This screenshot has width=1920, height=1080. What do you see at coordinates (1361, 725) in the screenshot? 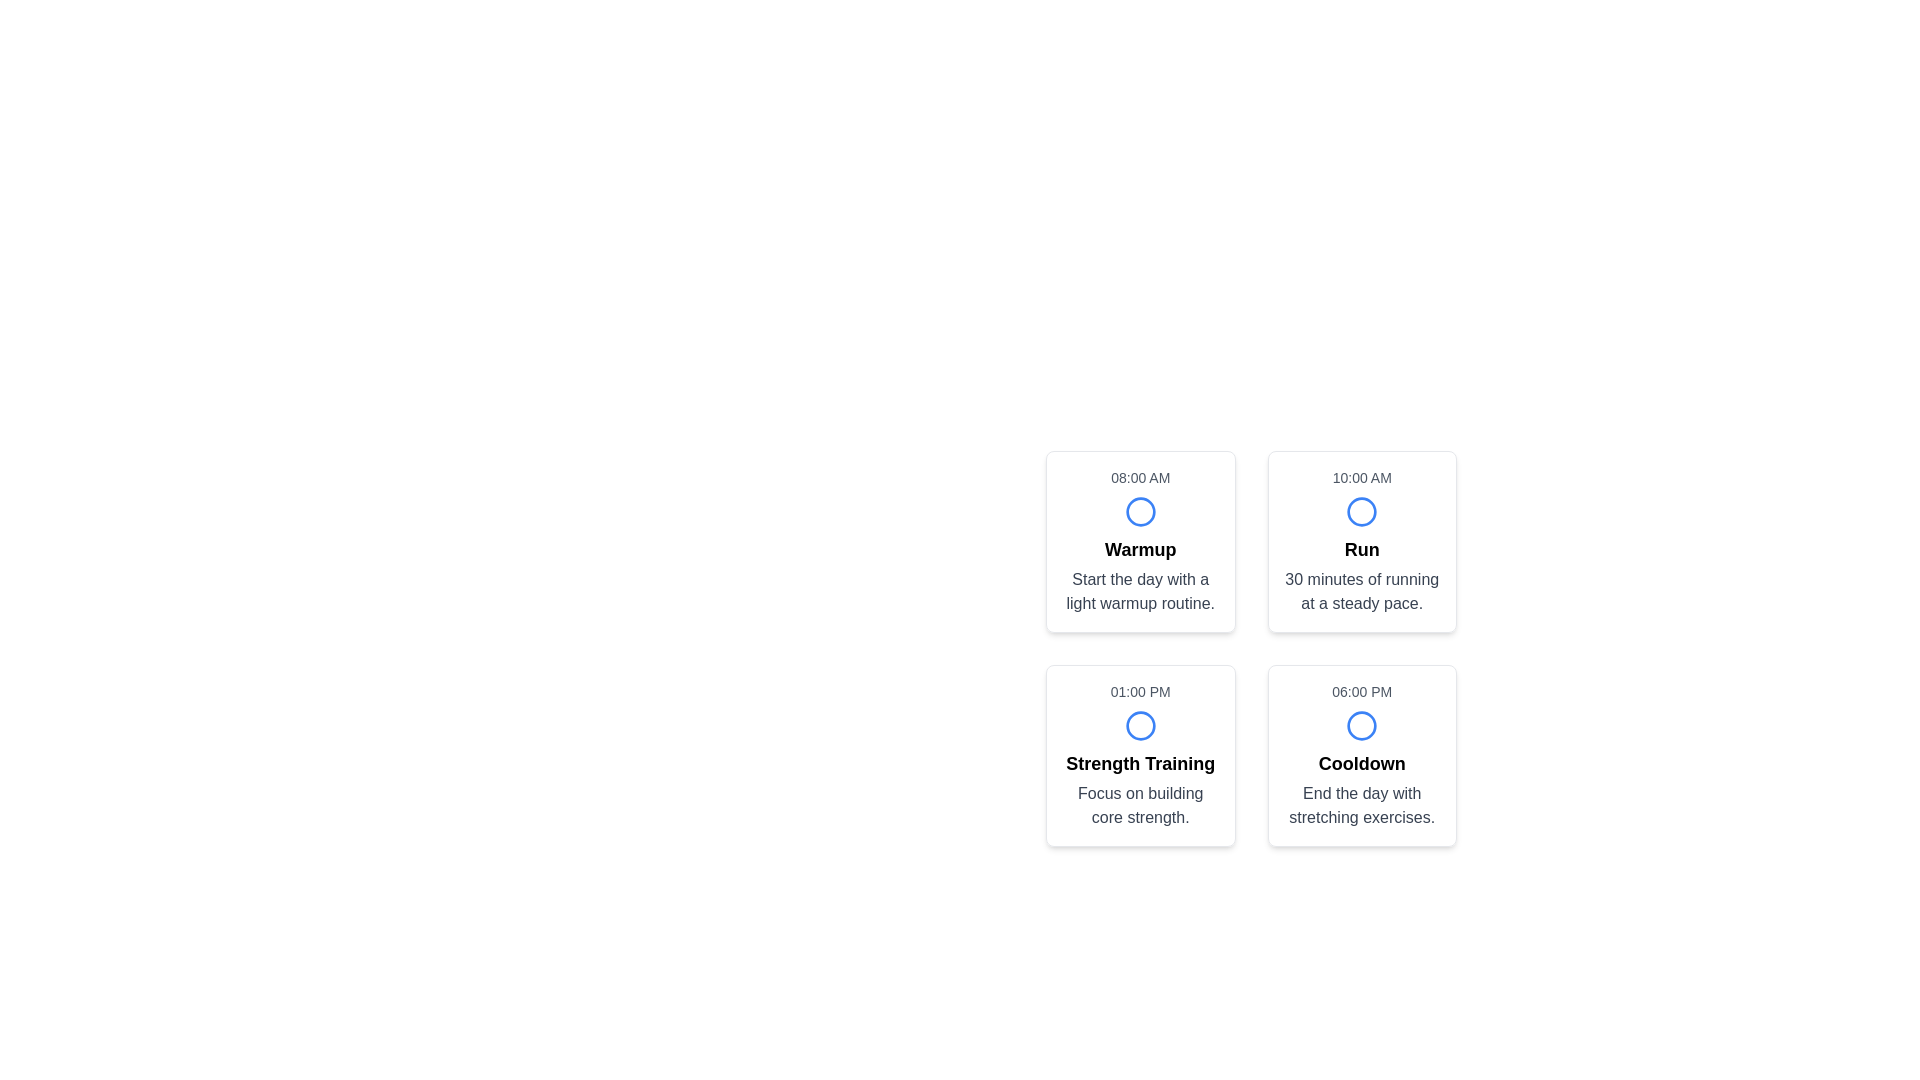
I see `the blue-bordered circular SVG element located in the bottom-right corner of the 'Cooldown' activity card in the 2x2 grid of activity cards` at bounding box center [1361, 725].